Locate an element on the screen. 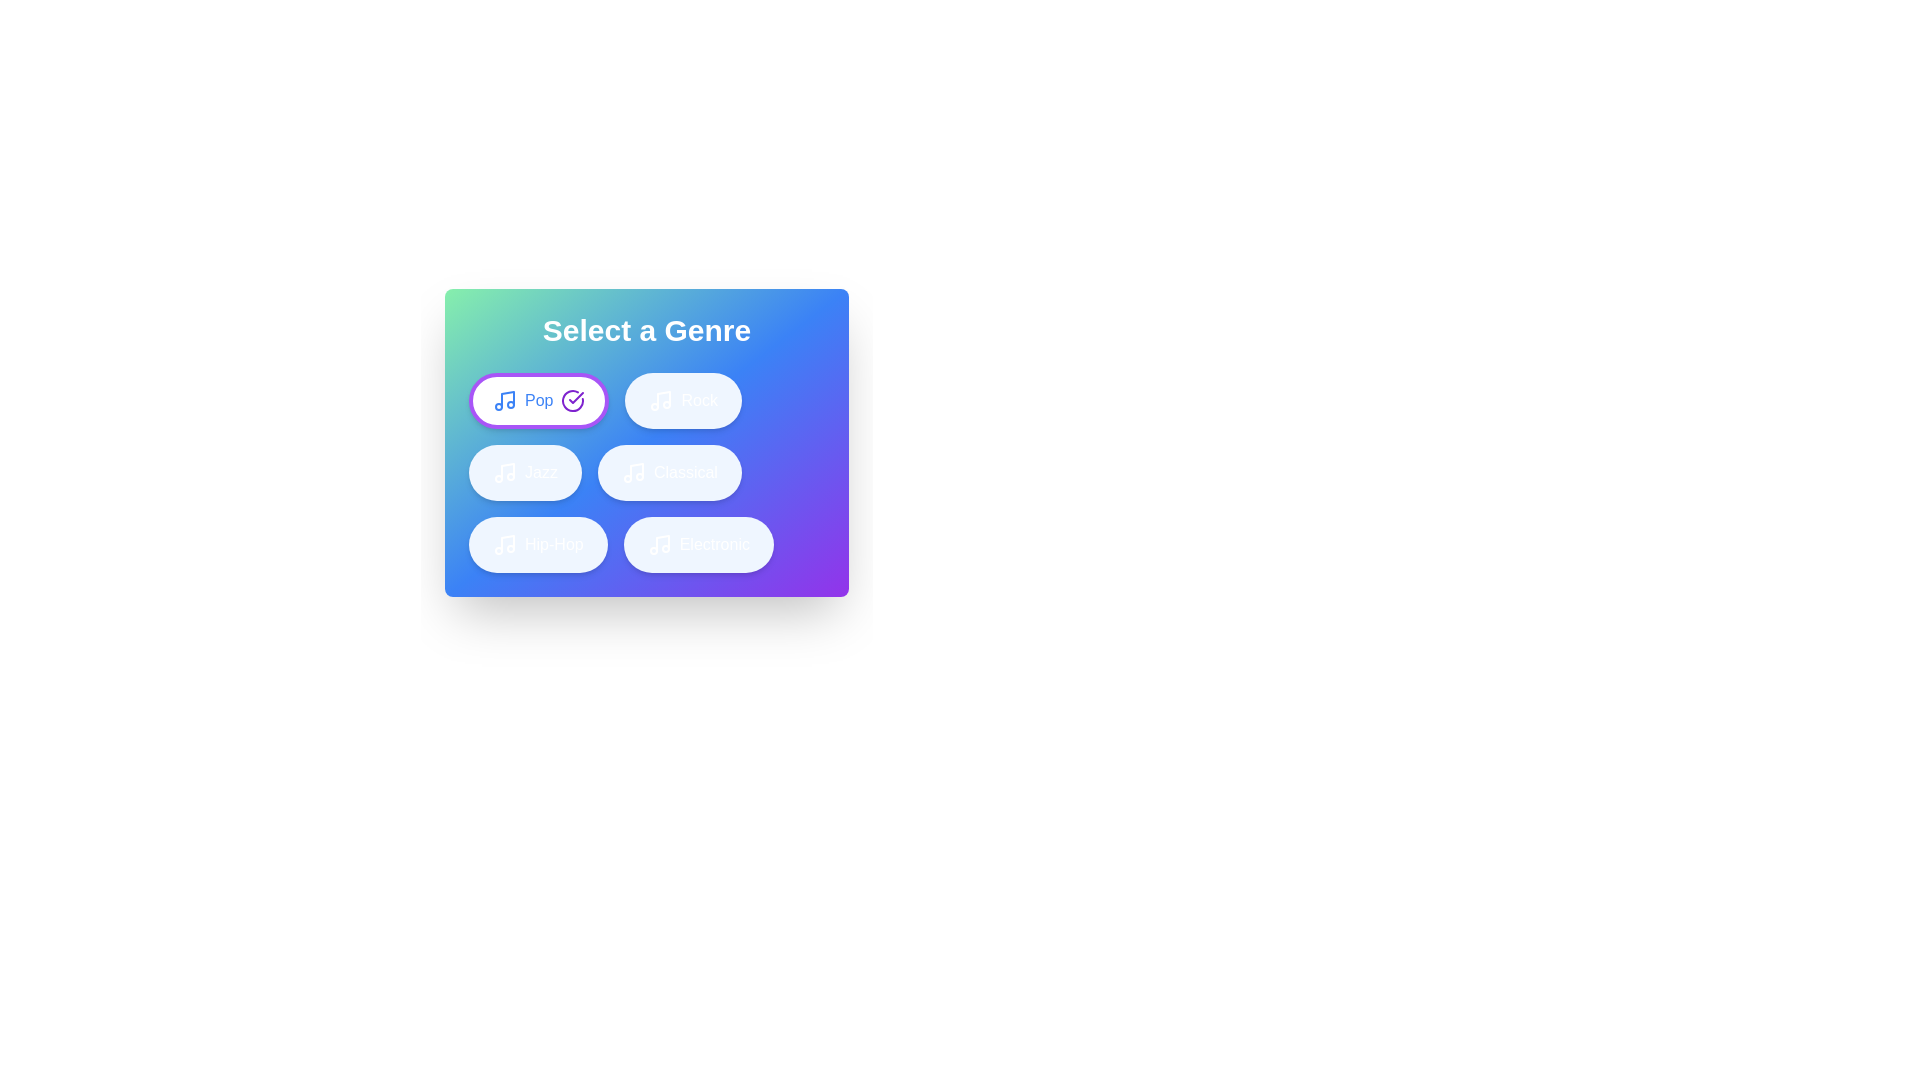 This screenshot has width=1920, height=1080. the 'Jazz' button containing the SVG musical note icon by moving the cursor to its center is located at coordinates (504, 473).